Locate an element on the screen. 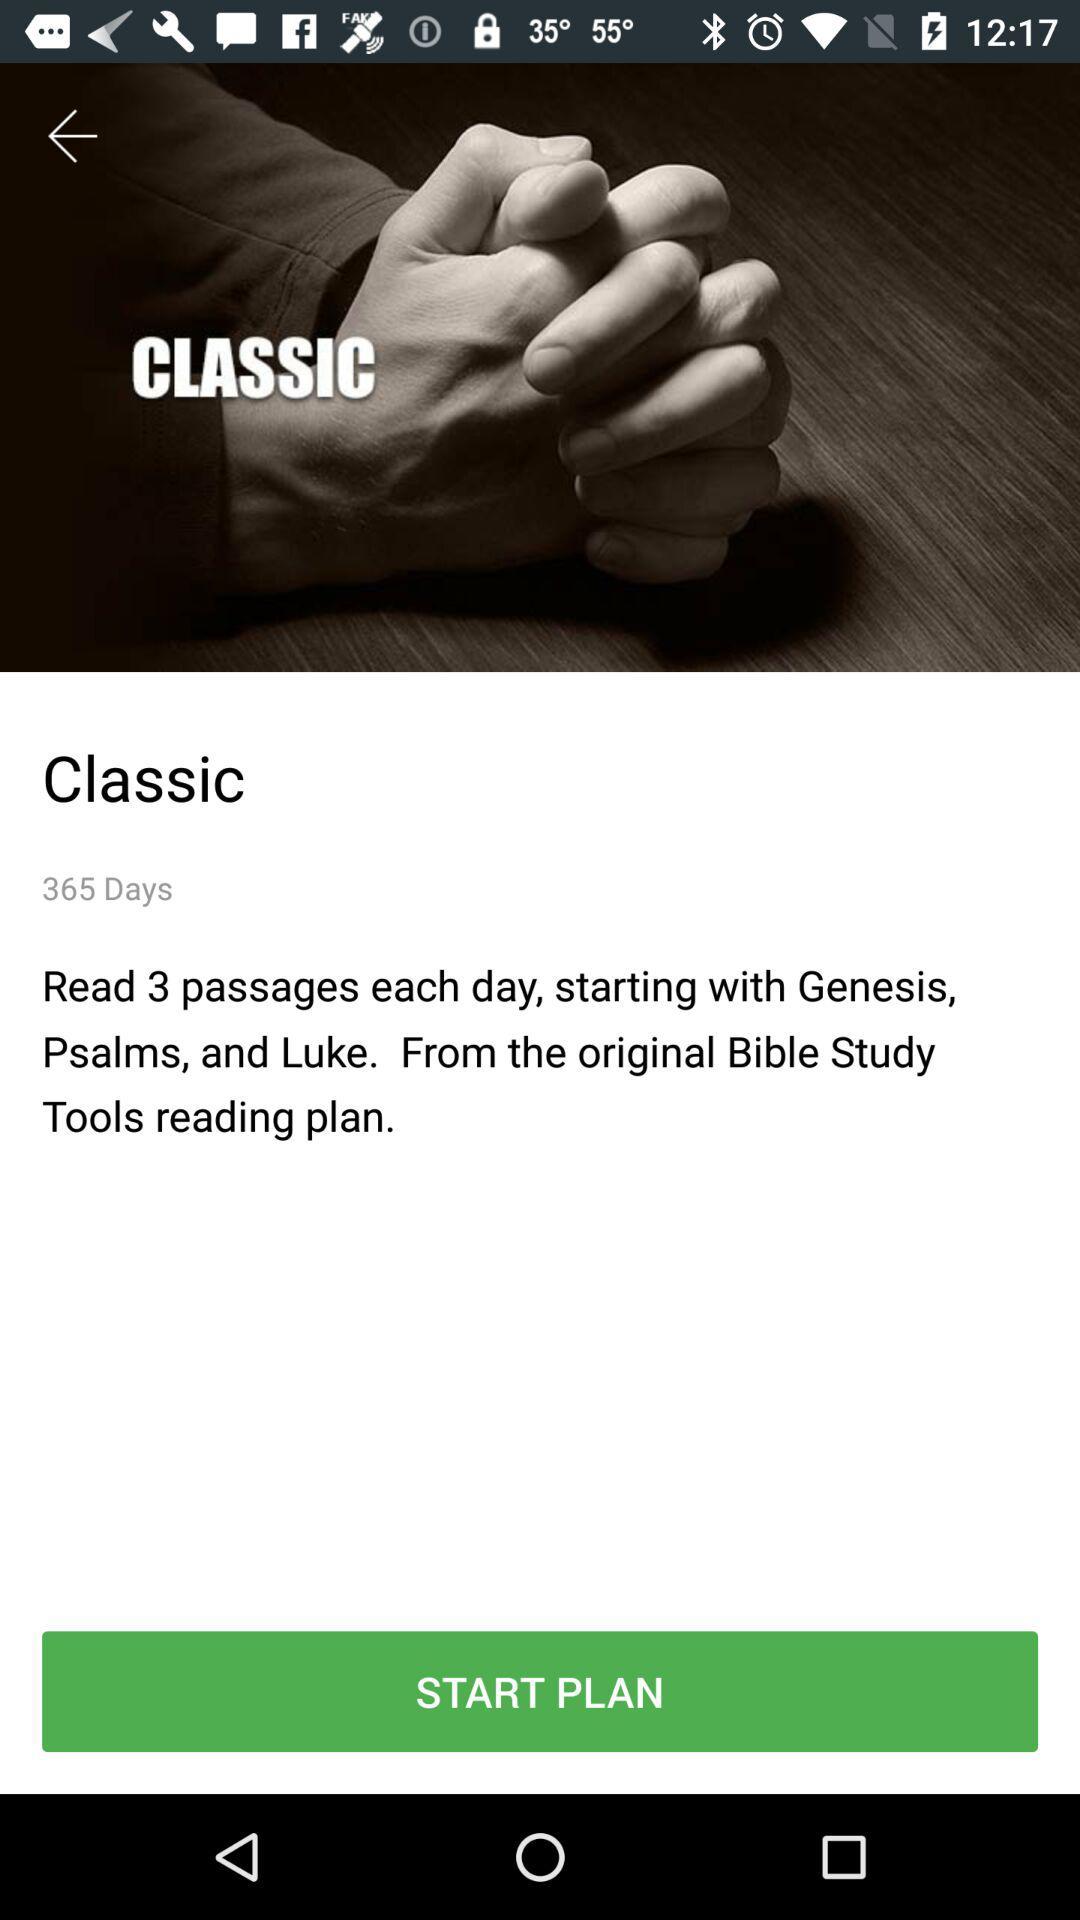 The image size is (1080, 1920). start plan icon is located at coordinates (540, 1690).